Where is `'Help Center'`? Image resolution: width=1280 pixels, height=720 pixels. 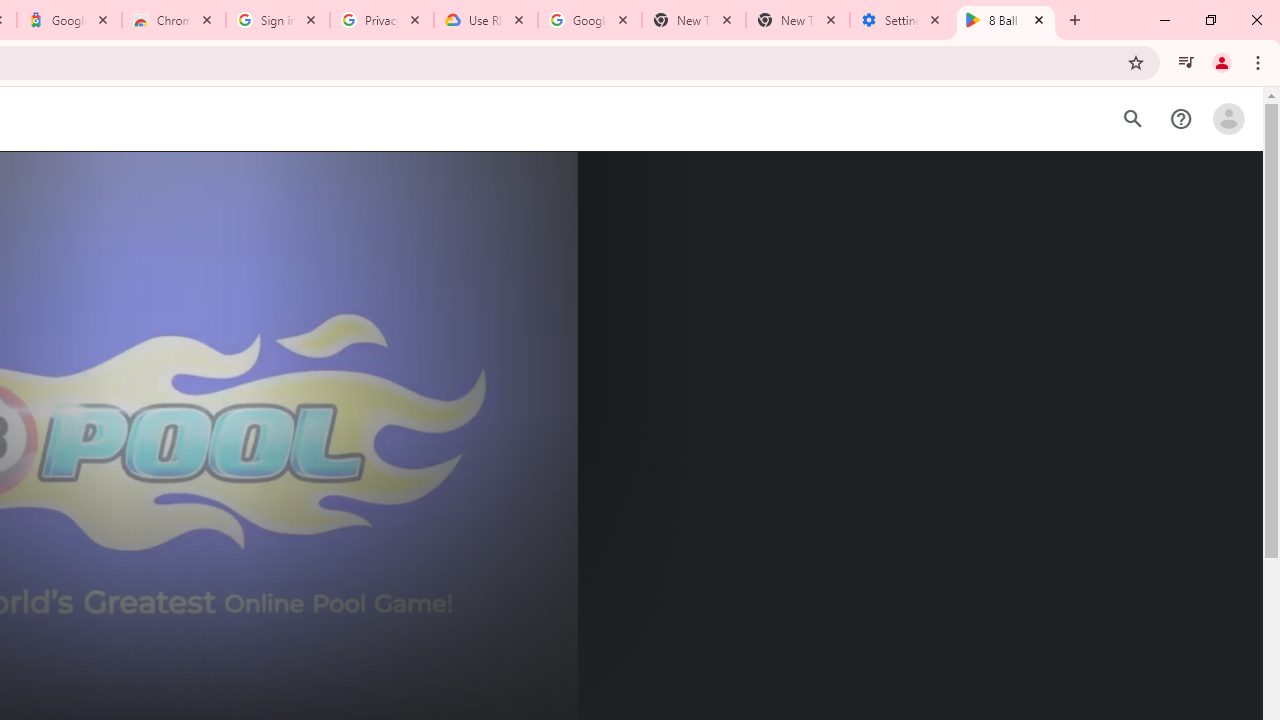 'Help Center' is located at coordinates (1180, 119).